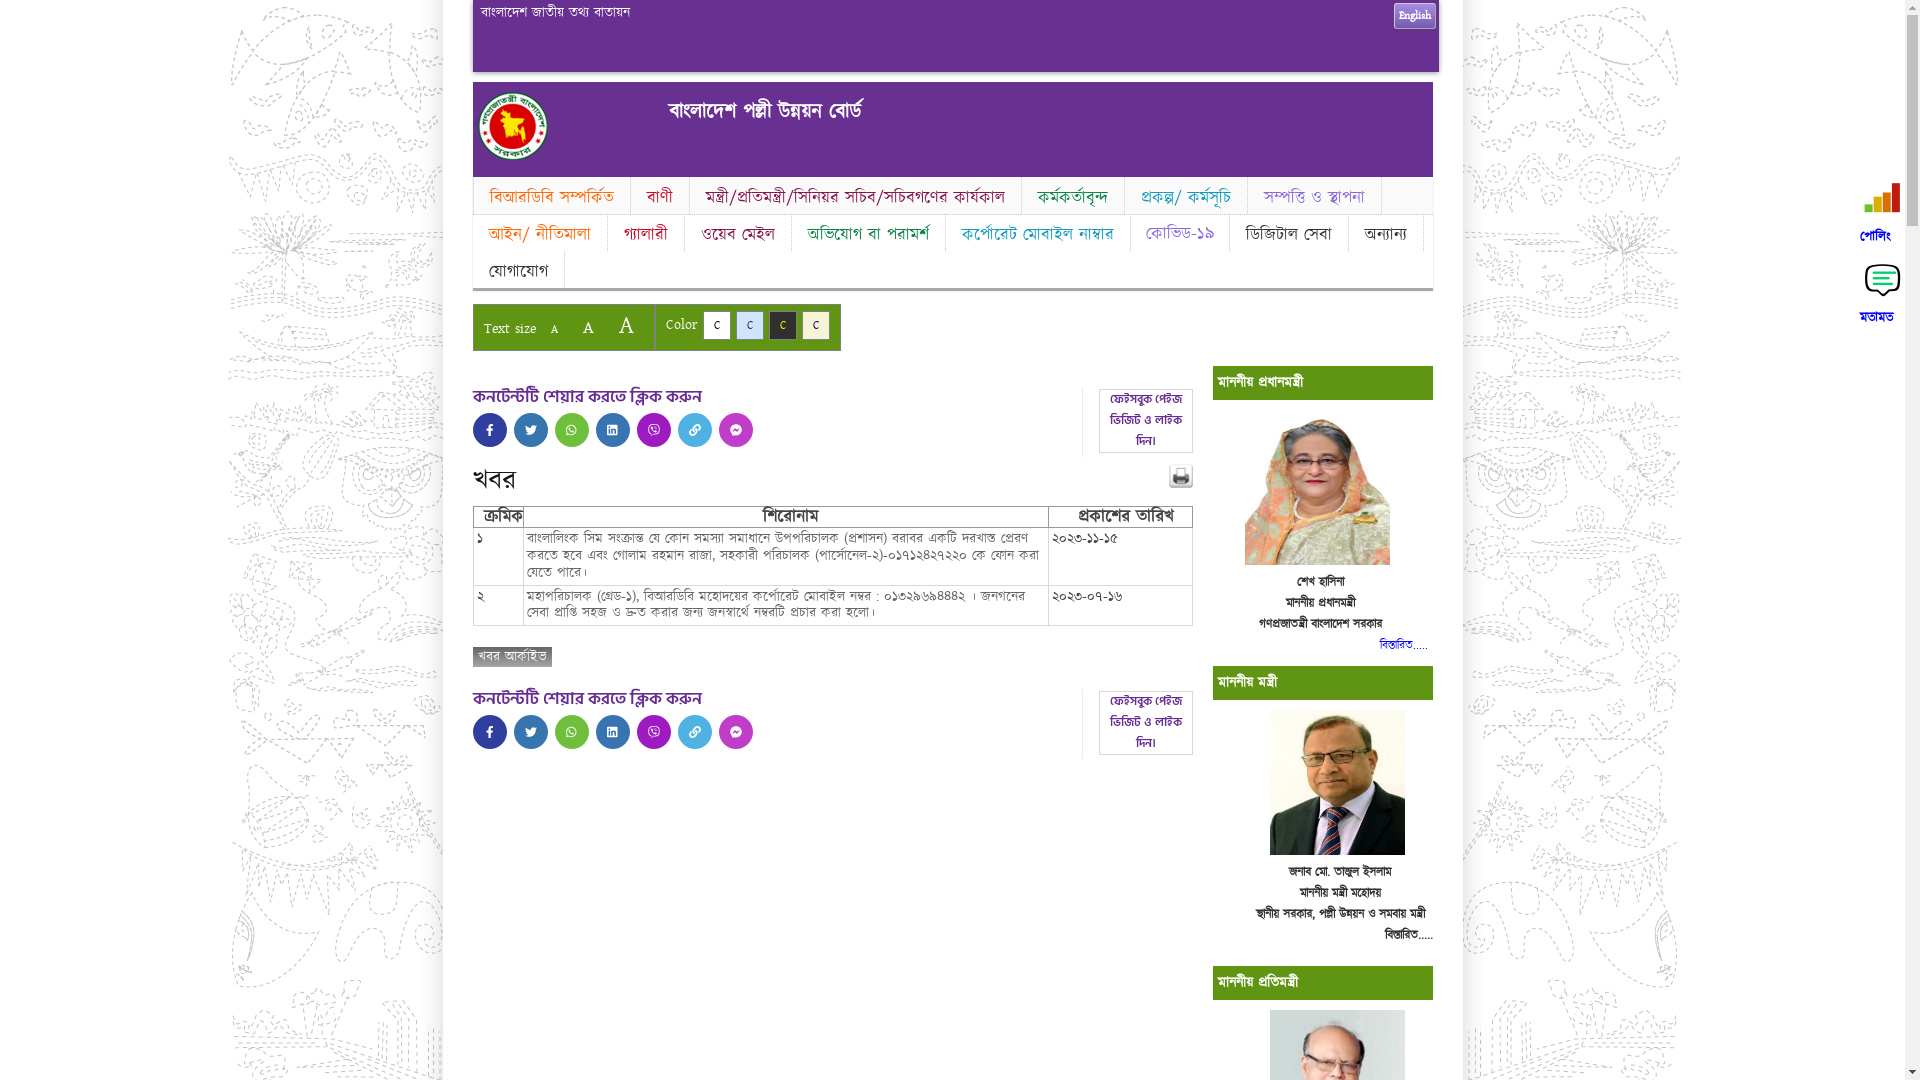 Image resolution: width=1920 pixels, height=1080 pixels. What do you see at coordinates (553, 328) in the screenshot?
I see `'A'` at bounding box center [553, 328].